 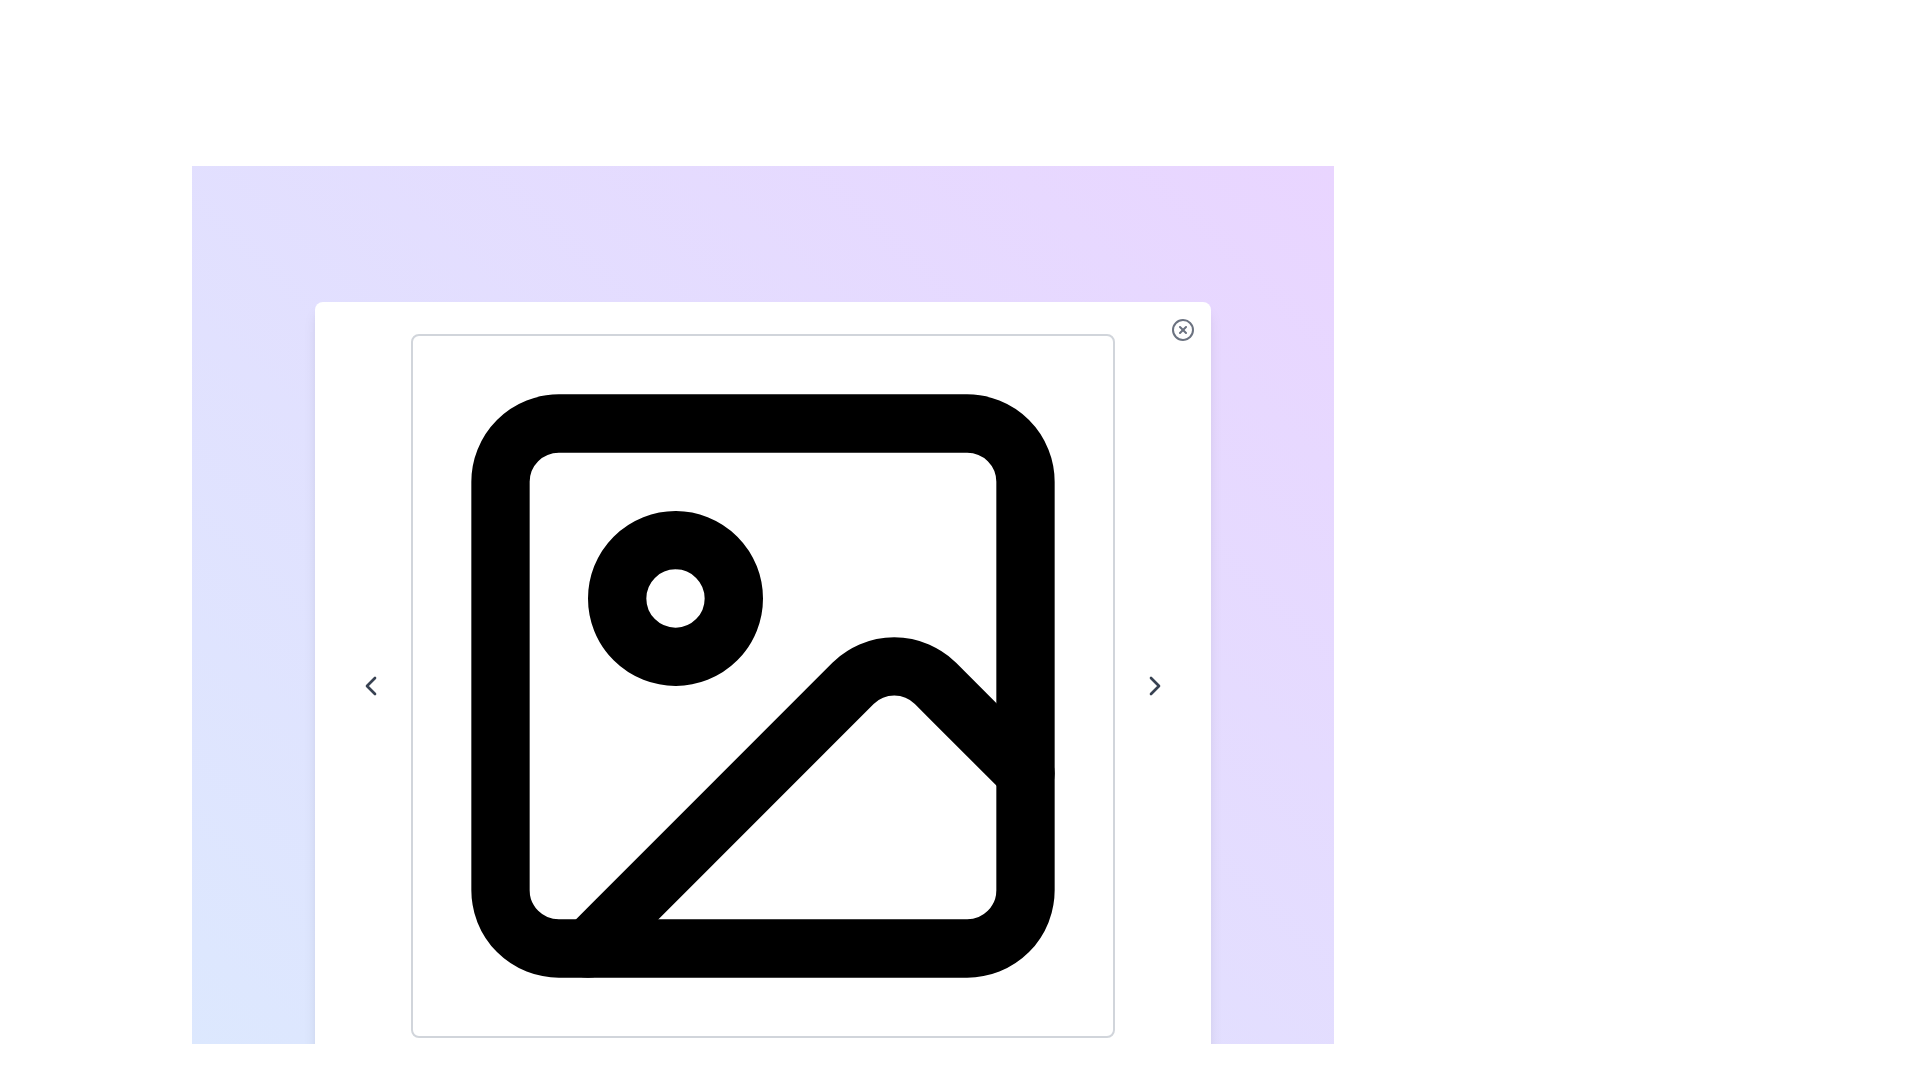 What do you see at coordinates (1182, 329) in the screenshot?
I see `the close button, which is a circular gray button with an 'X' icon located in the top-right corner of the modal` at bounding box center [1182, 329].